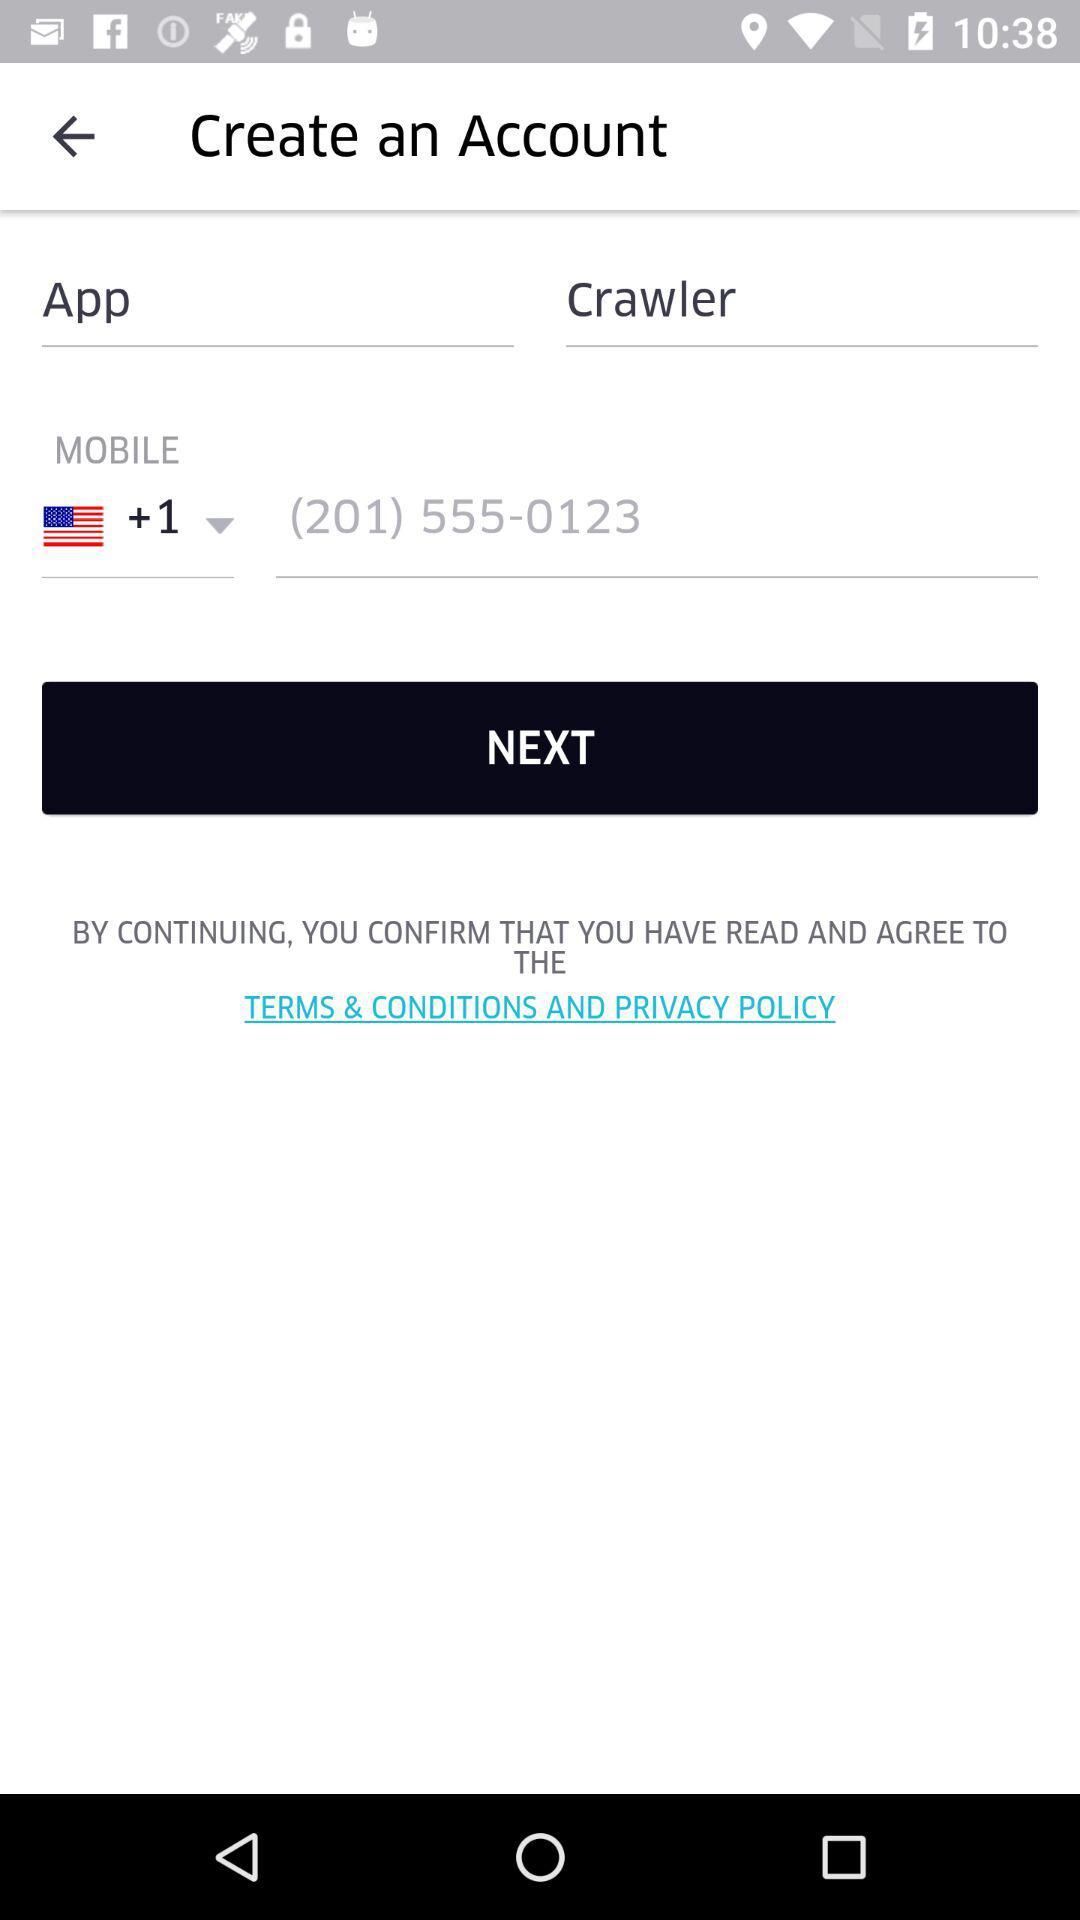 This screenshot has width=1080, height=1920. Describe the element at coordinates (656, 526) in the screenshot. I see `the text input field box which is above the next button` at that location.